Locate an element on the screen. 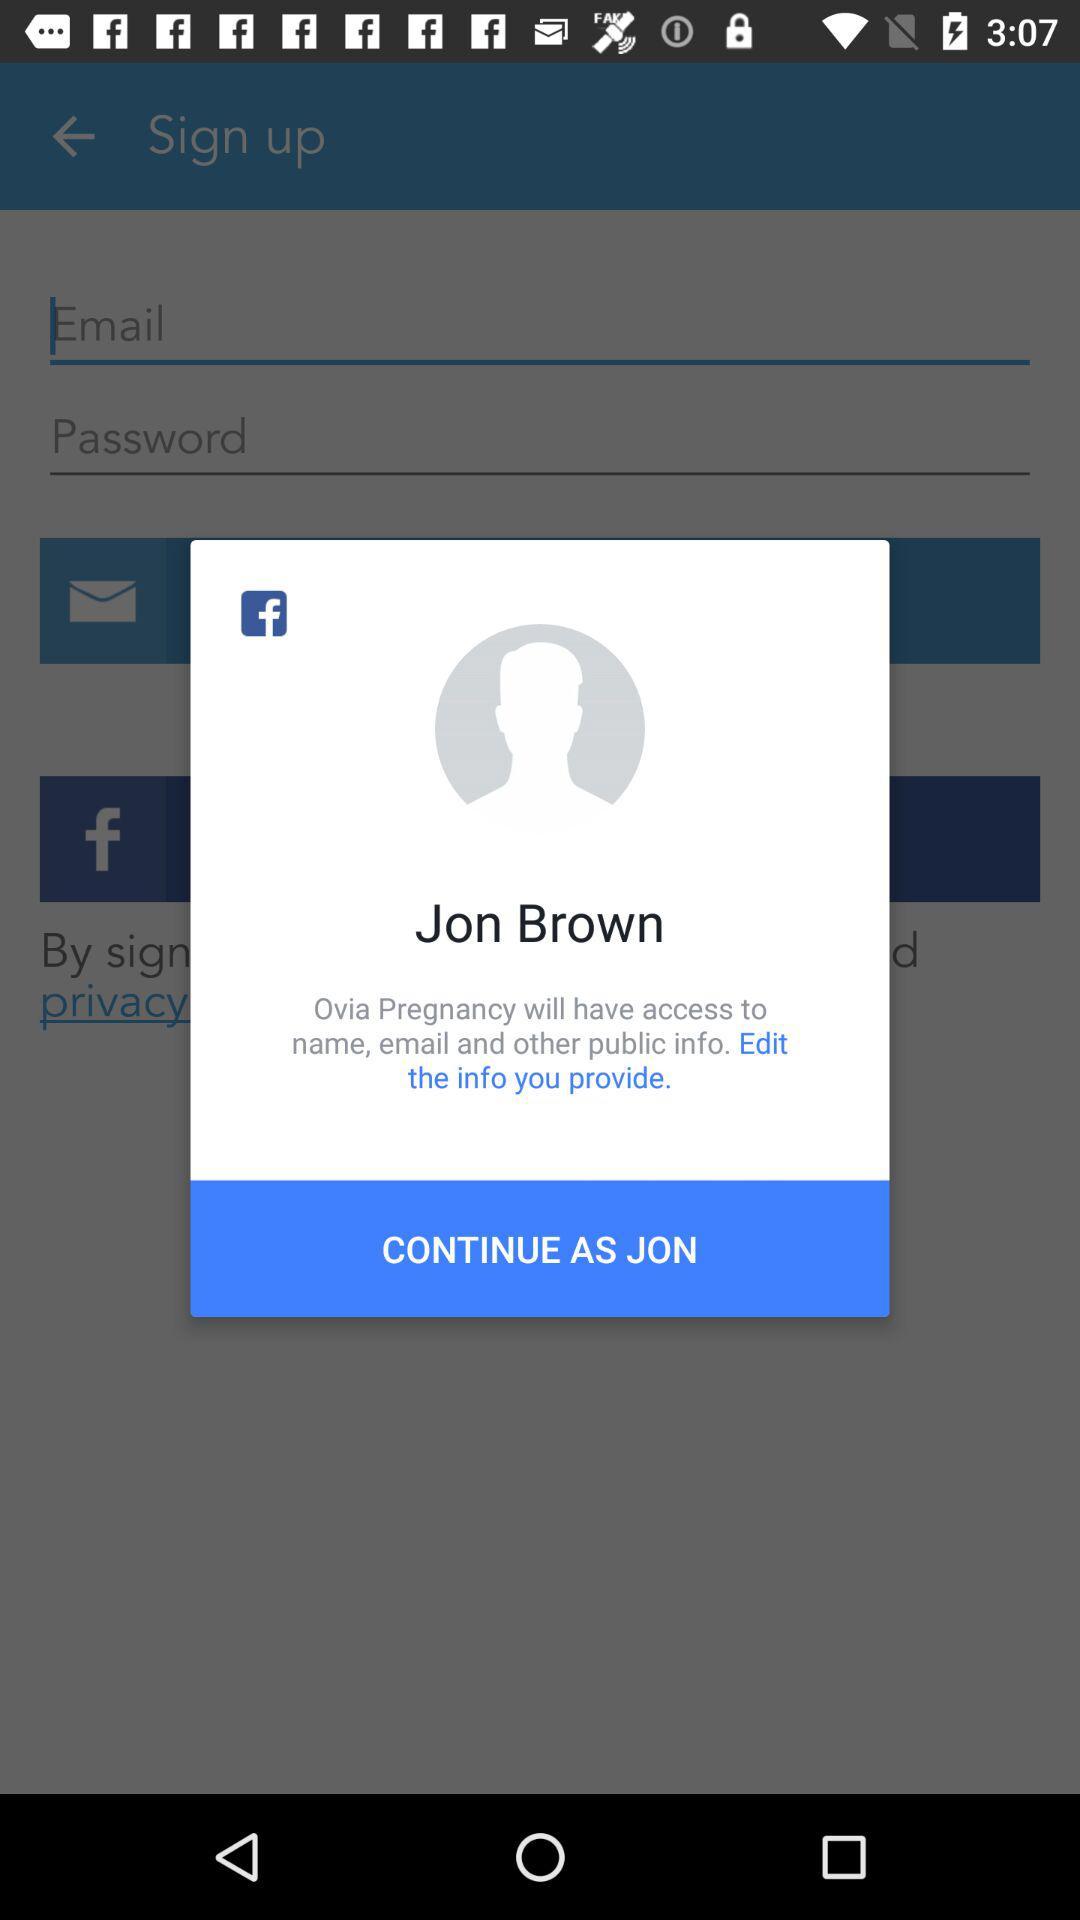  the item below jon brown icon is located at coordinates (540, 1041).